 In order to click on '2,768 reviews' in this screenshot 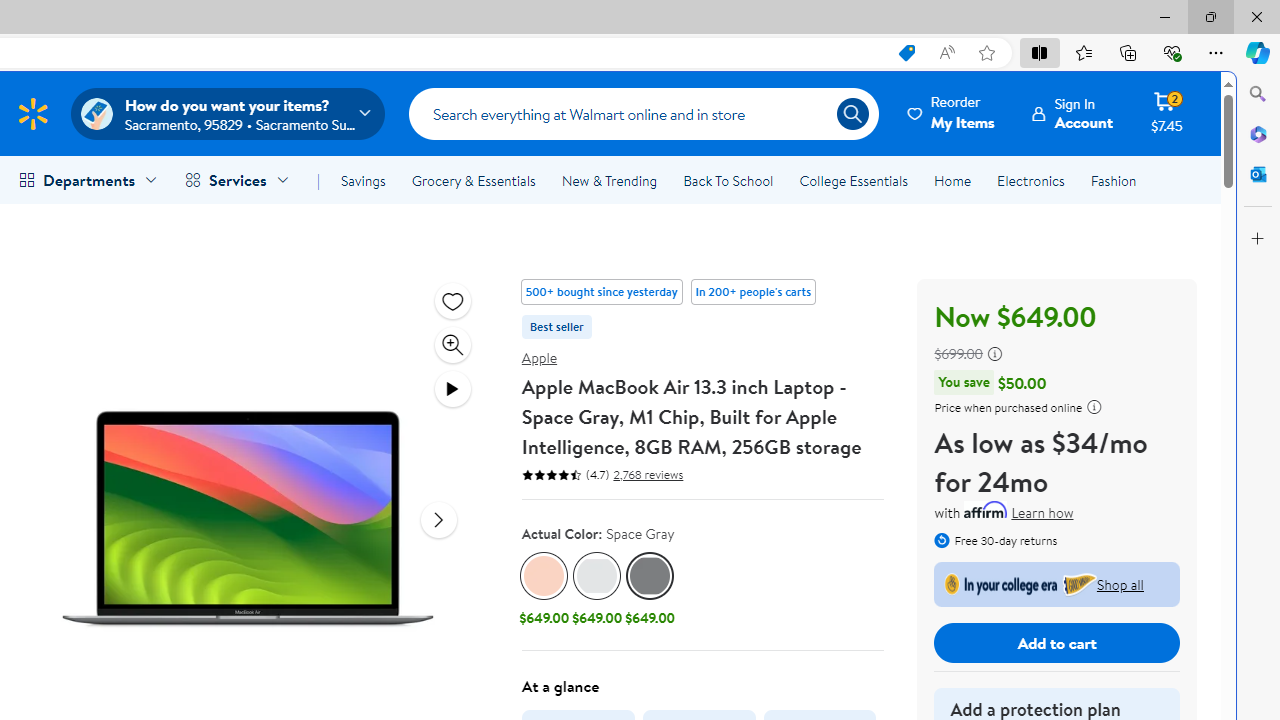, I will do `click(646, 474)`.